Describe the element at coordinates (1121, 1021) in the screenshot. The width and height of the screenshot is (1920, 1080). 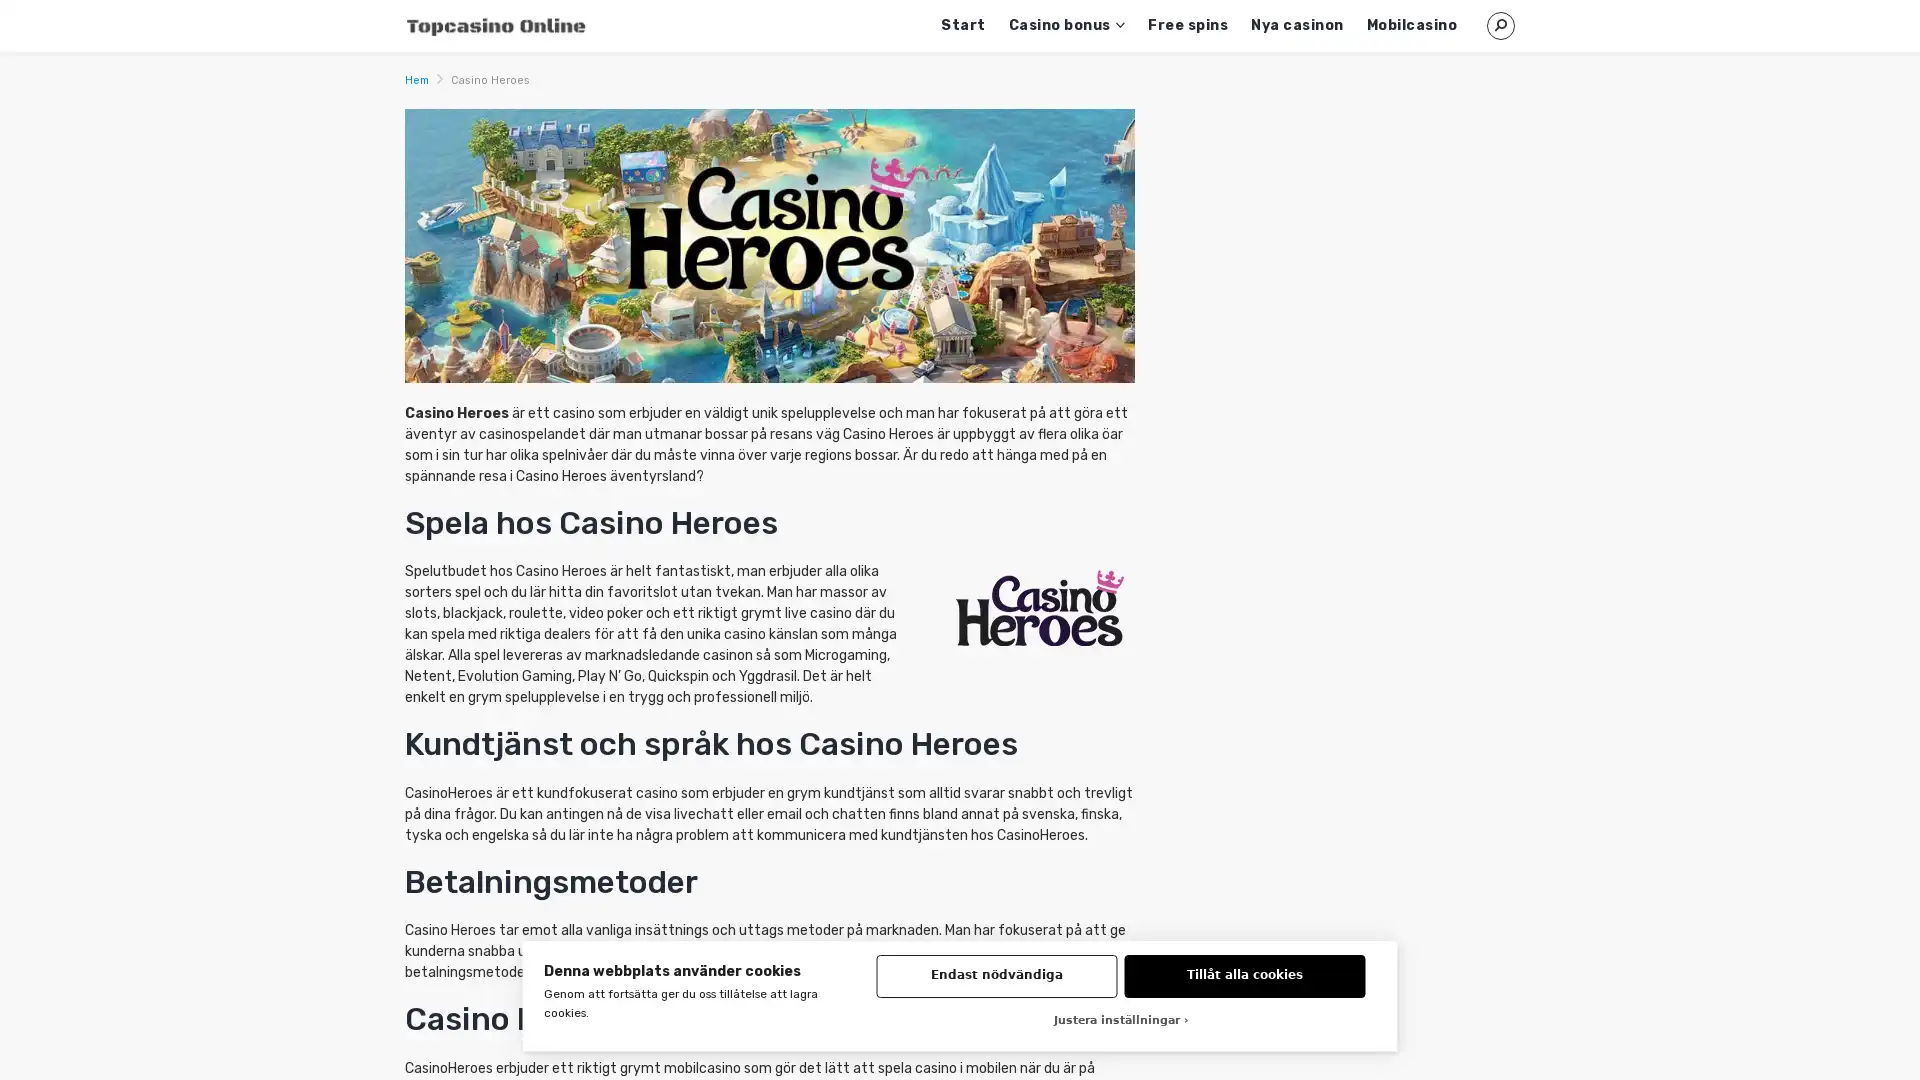
I see `Justera installningar` at that location.